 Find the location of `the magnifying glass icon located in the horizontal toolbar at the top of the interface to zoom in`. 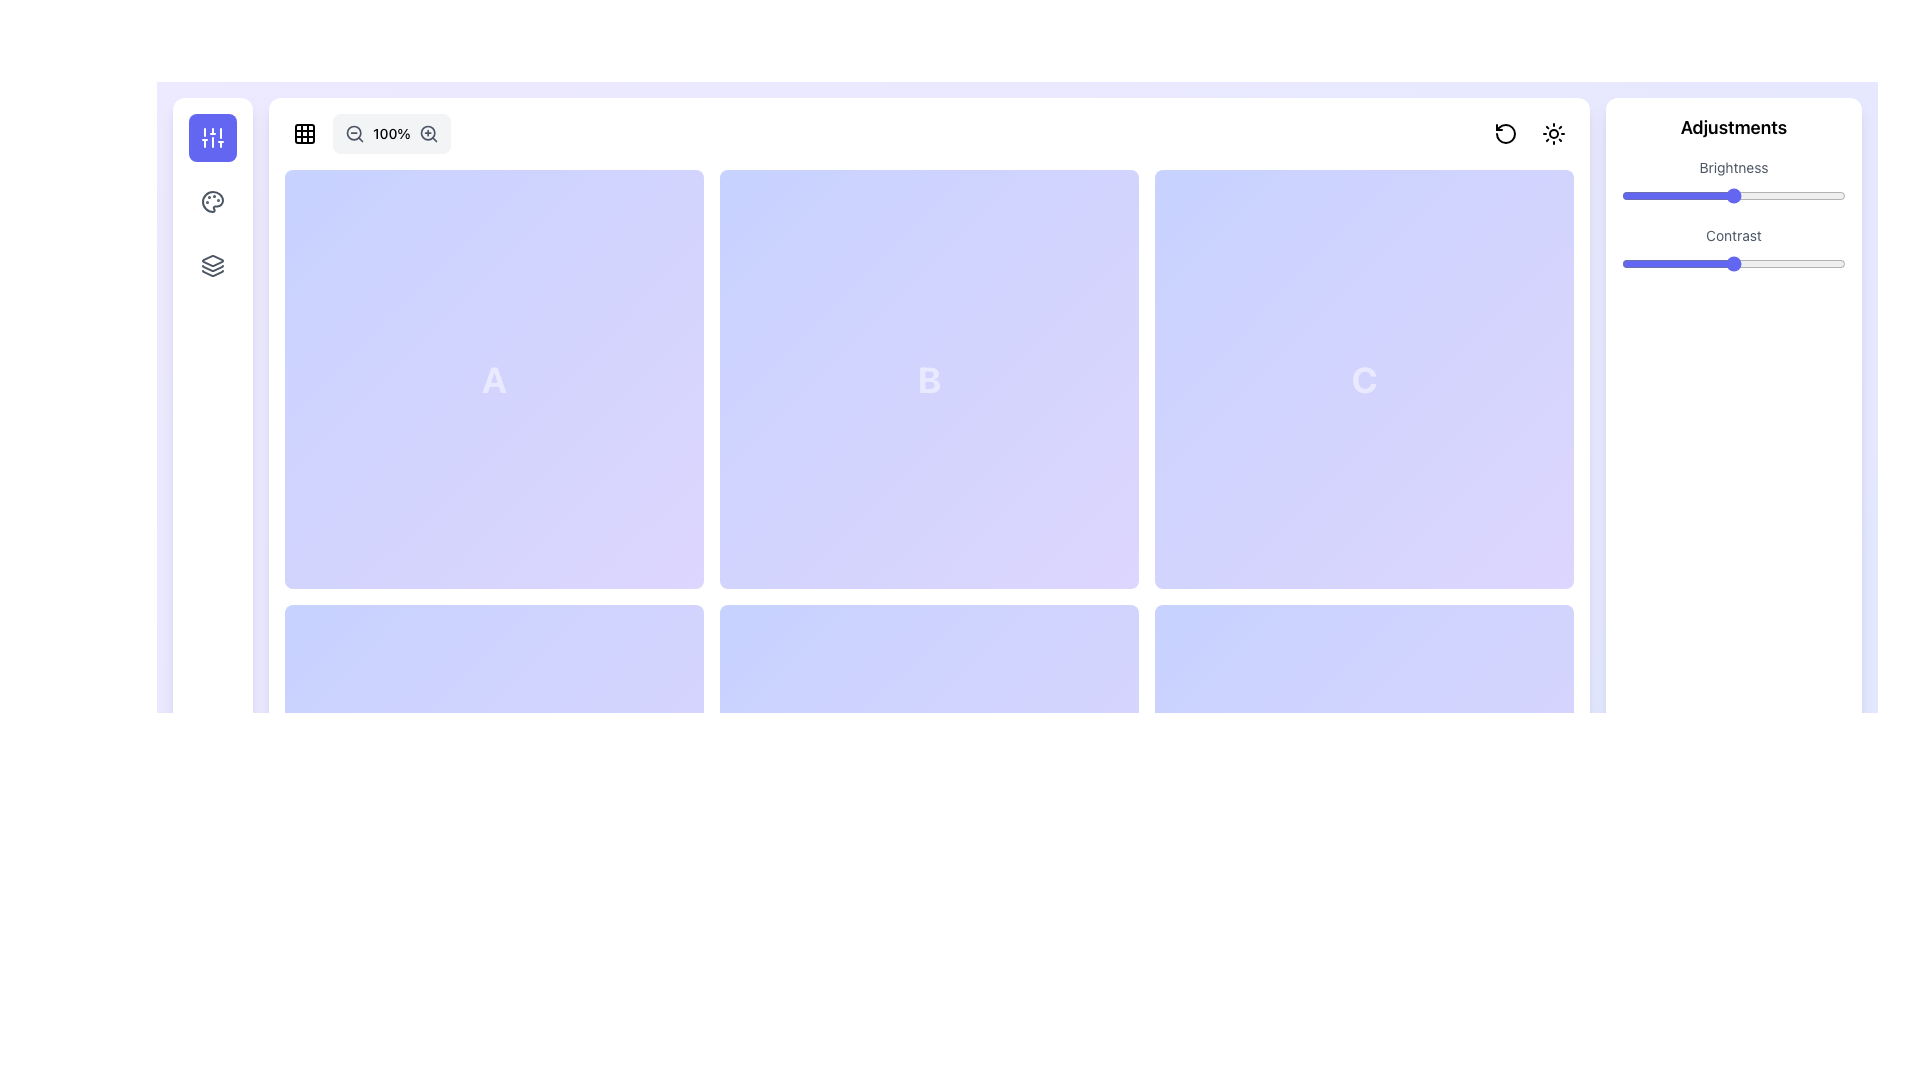

the magnifying glass icon located in the horizontal toolbar at the top of the interface to zoom in is located at coordinates (427, 134).